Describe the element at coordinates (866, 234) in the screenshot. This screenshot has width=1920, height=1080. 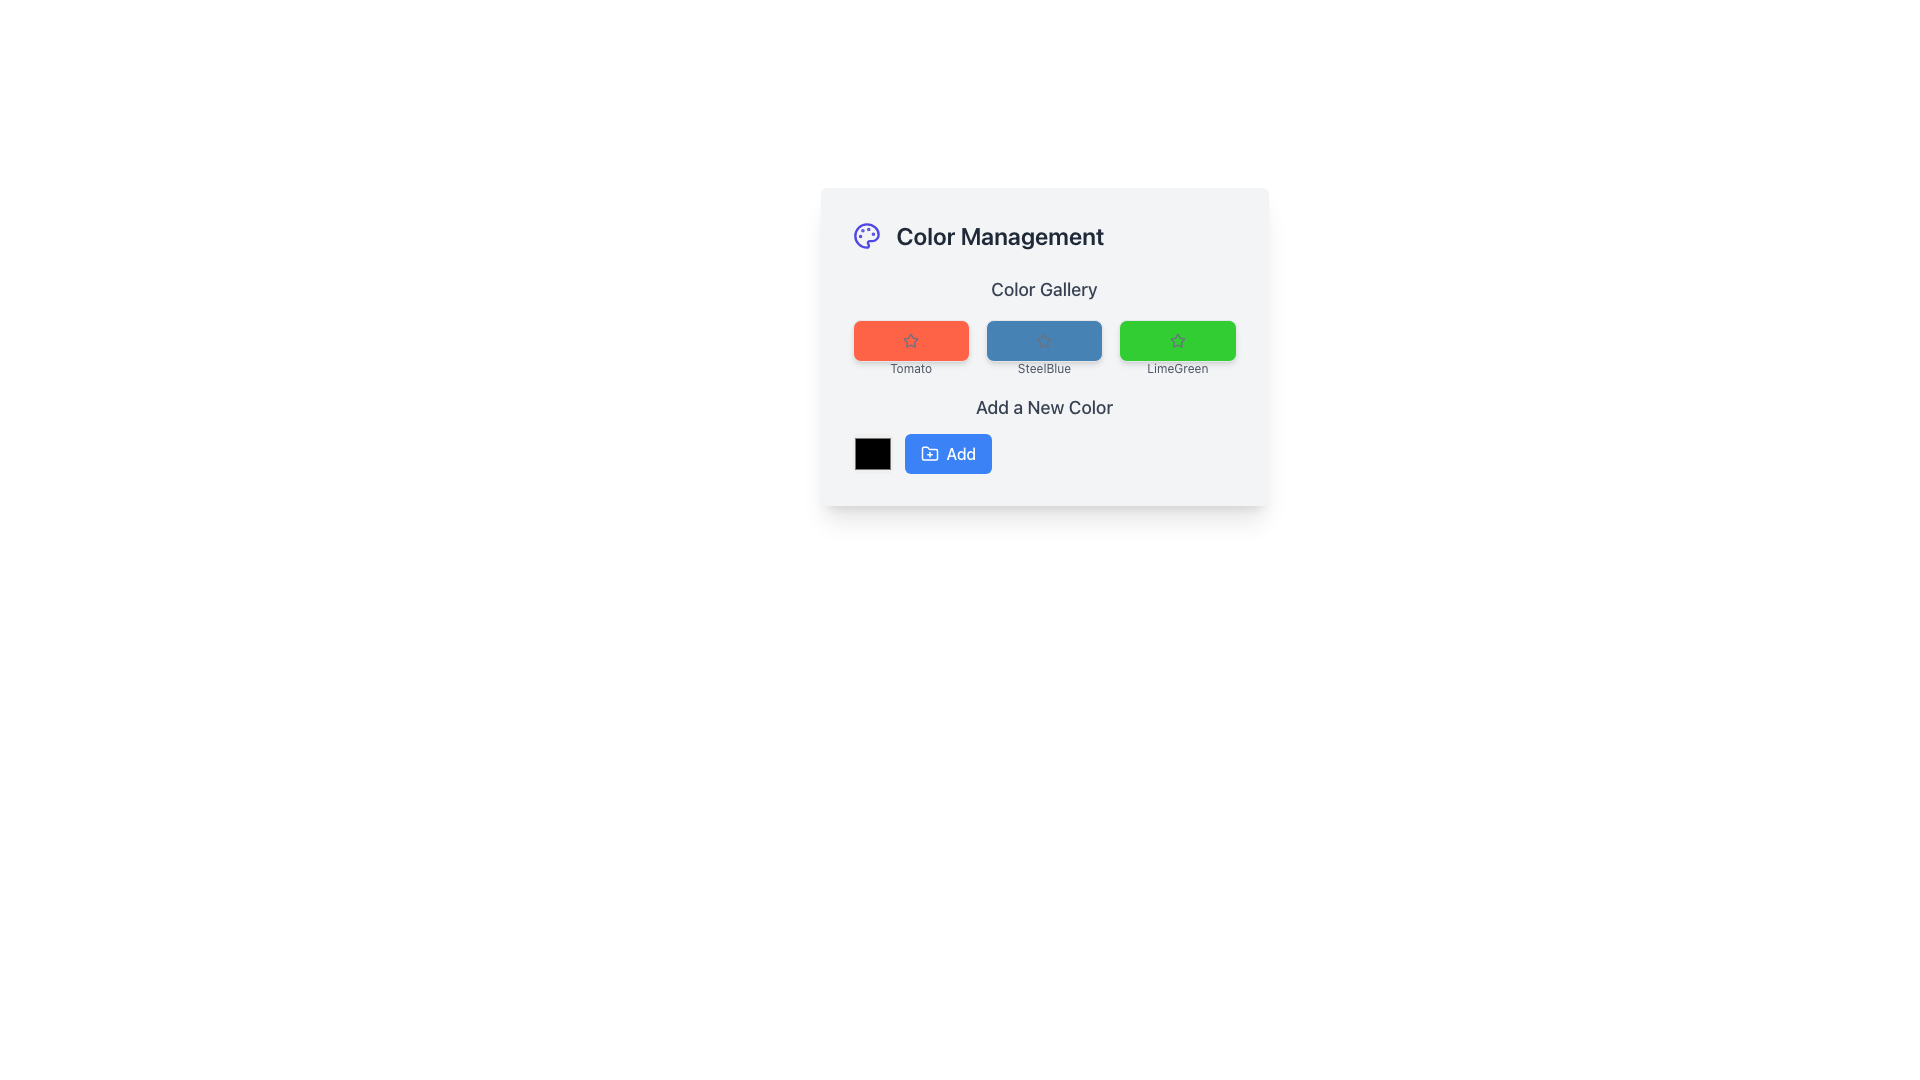
I see `the SVG graphic icon representing colors or palettes located at the leftmost part of the header within the 'Color Management' panel` at that location.